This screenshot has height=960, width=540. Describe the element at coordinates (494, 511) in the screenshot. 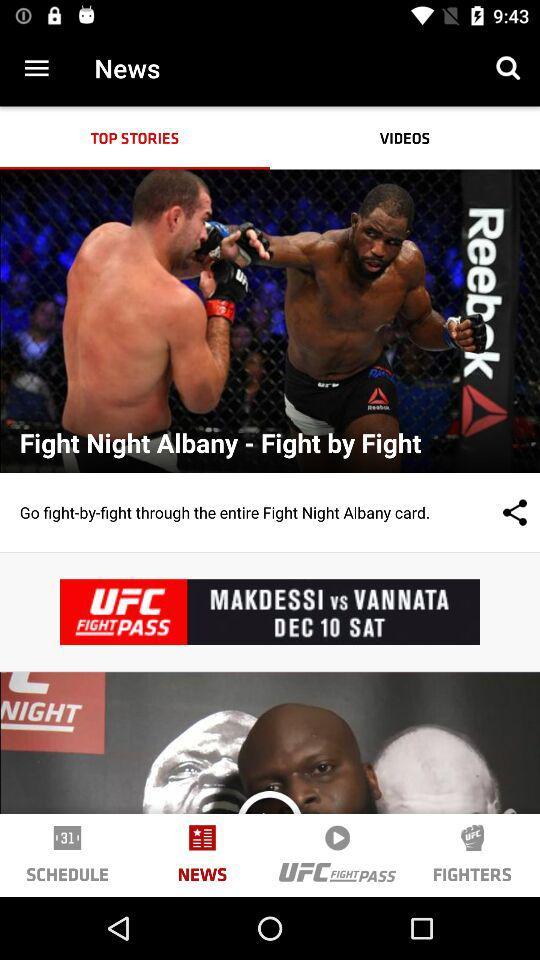

I see `icon to the right of go fight by icon` at that location.